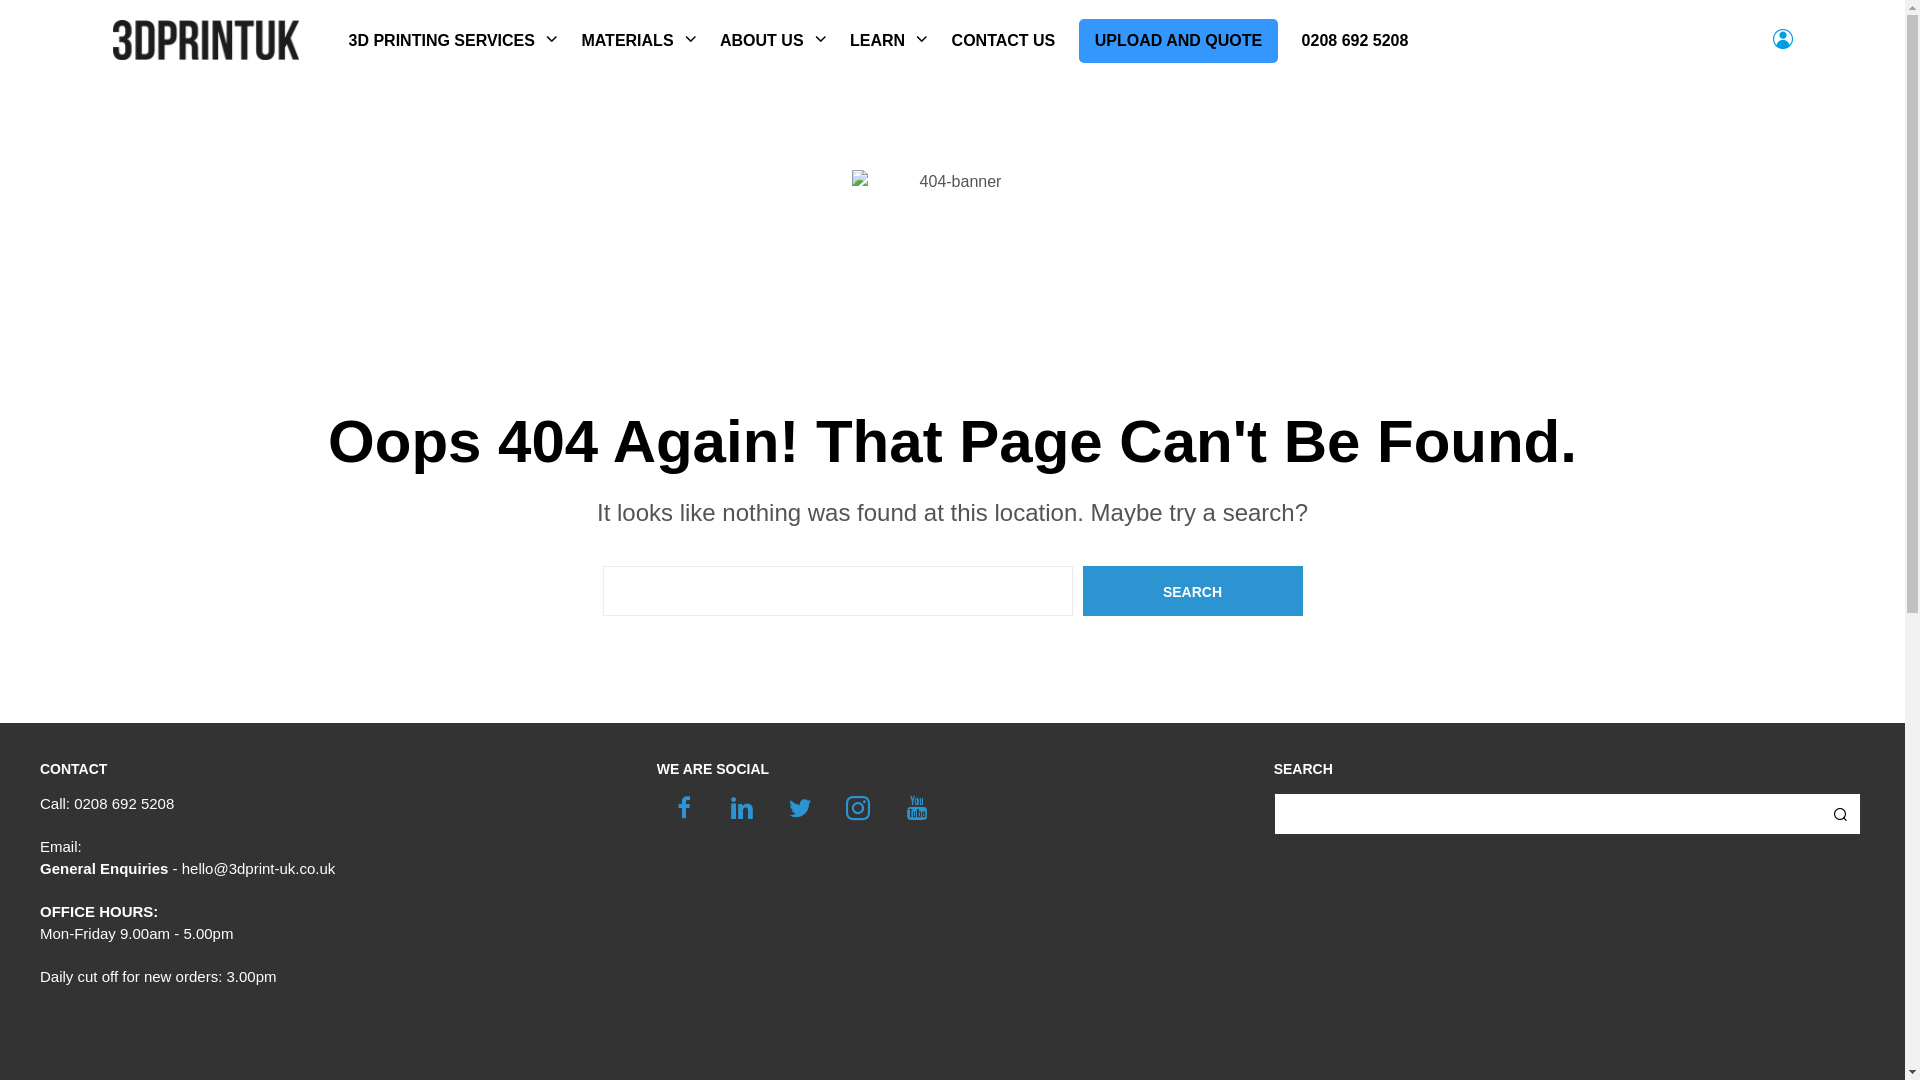 The width and height of the screenshot is (1920, 1080). Describe the element at coordinates (1078, 41) in the screenshot. I see `'UPLOAD AND QUOTE'` at that location.